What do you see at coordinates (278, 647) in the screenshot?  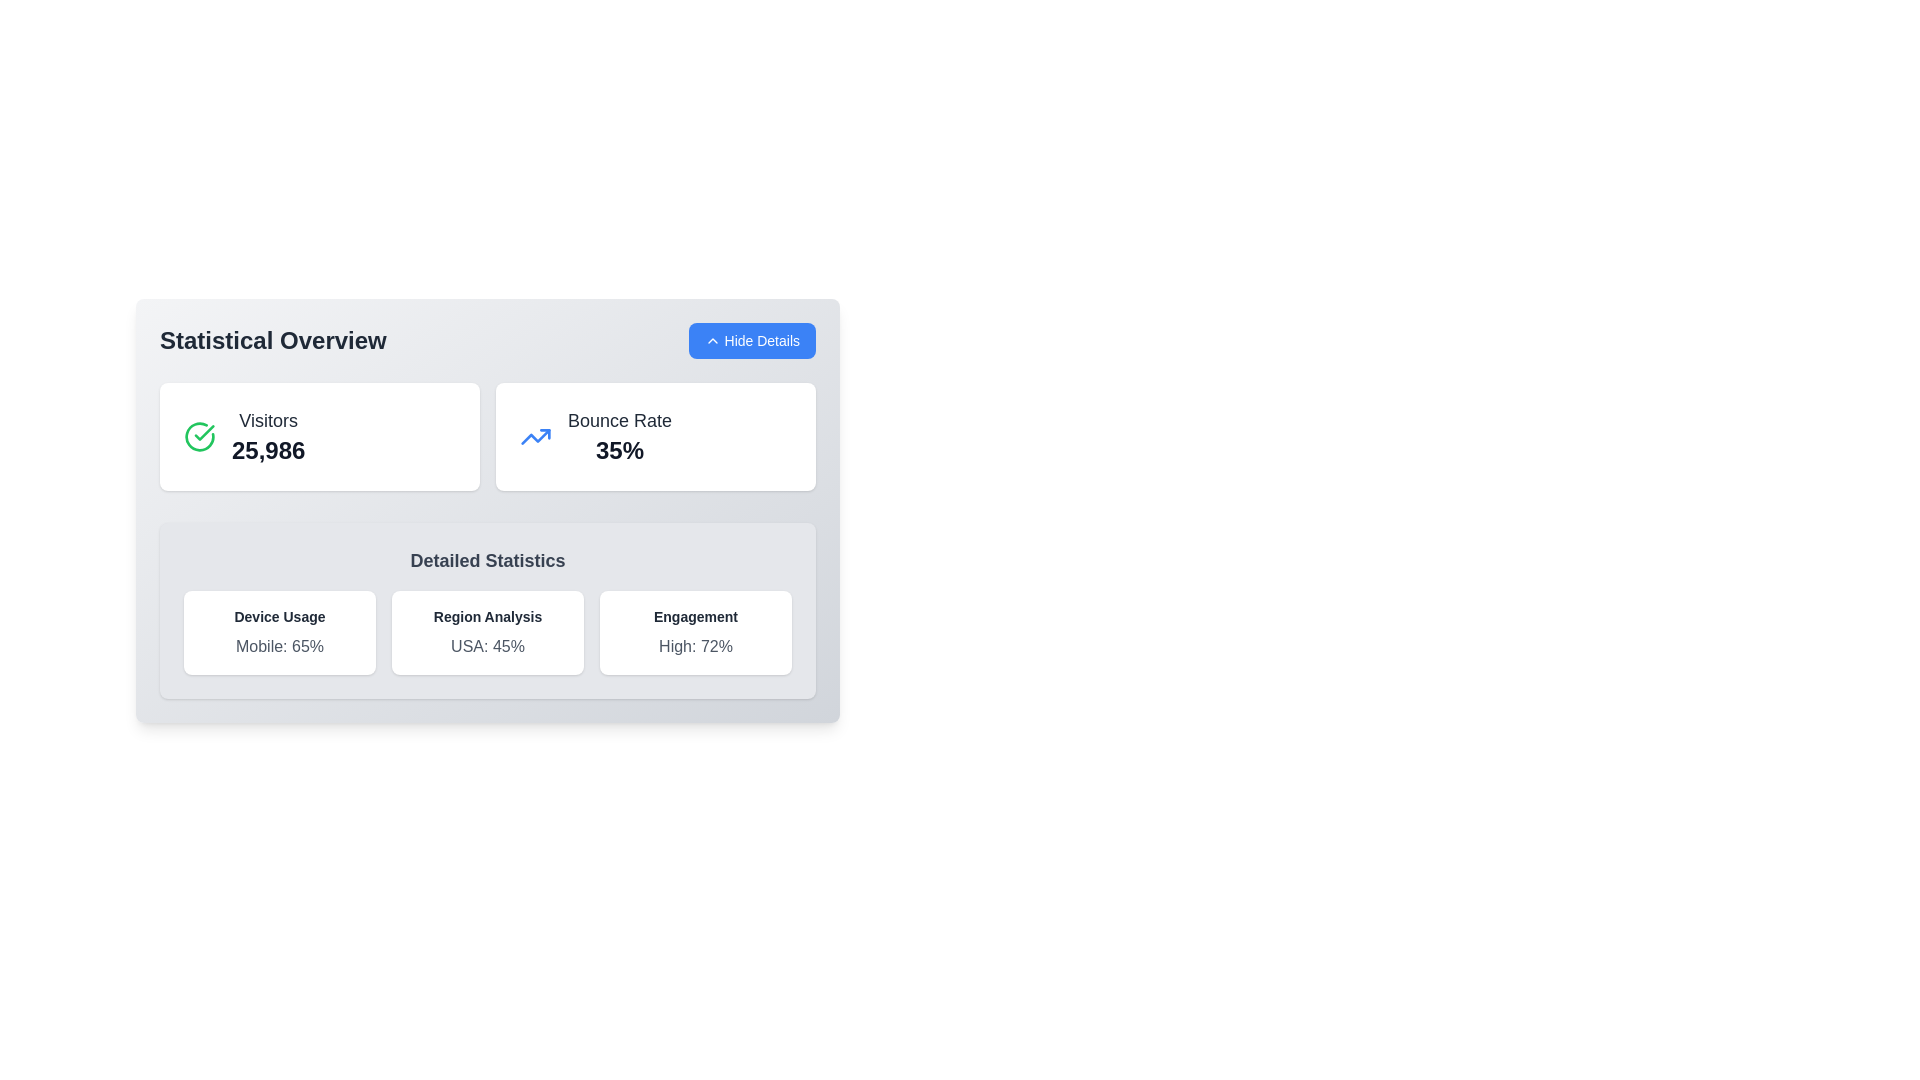 I see `the text label displaying 'Mobile: 65%' located in the 'Device Usage' section beneath the 'Device Usage' header` at bounding box center [278, 647].